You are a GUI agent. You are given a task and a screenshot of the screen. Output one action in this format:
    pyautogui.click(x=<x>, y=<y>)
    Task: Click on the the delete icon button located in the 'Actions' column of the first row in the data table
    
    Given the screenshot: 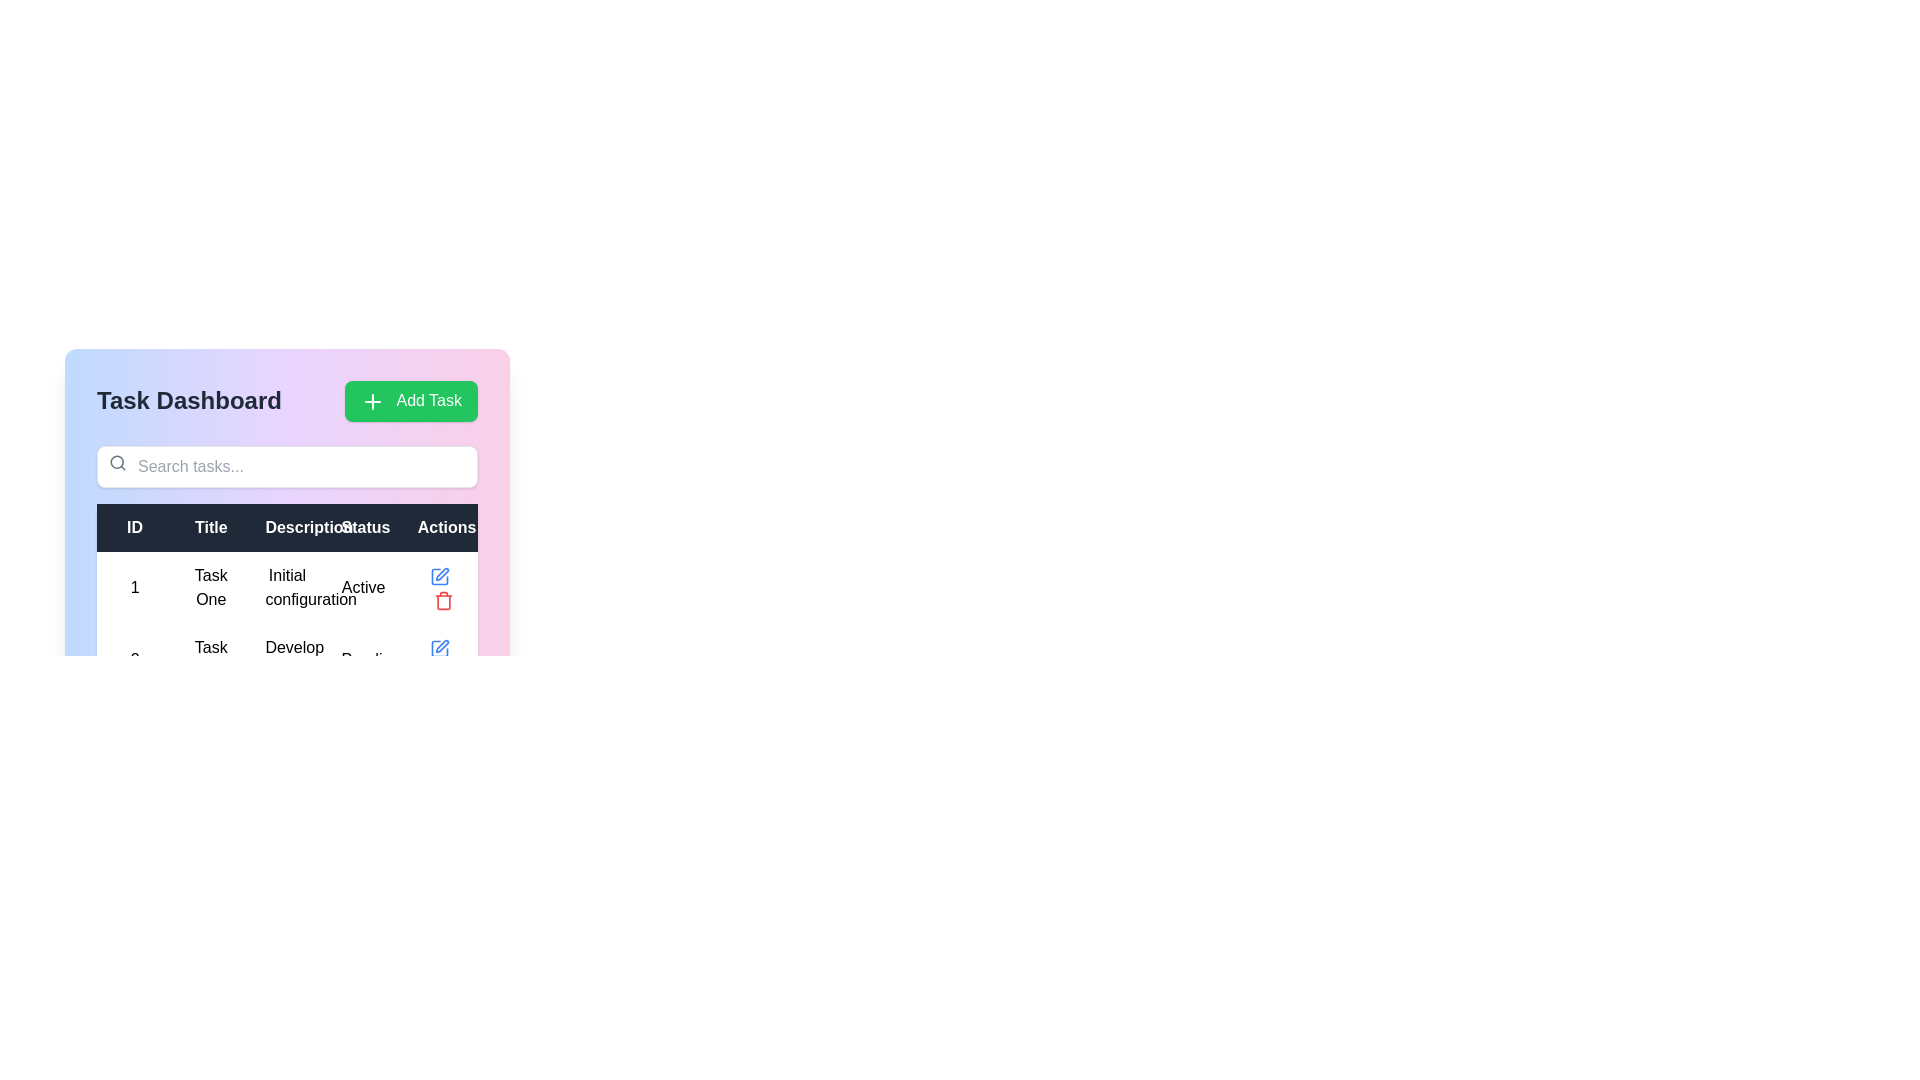 What is the action you would take?
    pyautogui.click(x=442, y=599)
    